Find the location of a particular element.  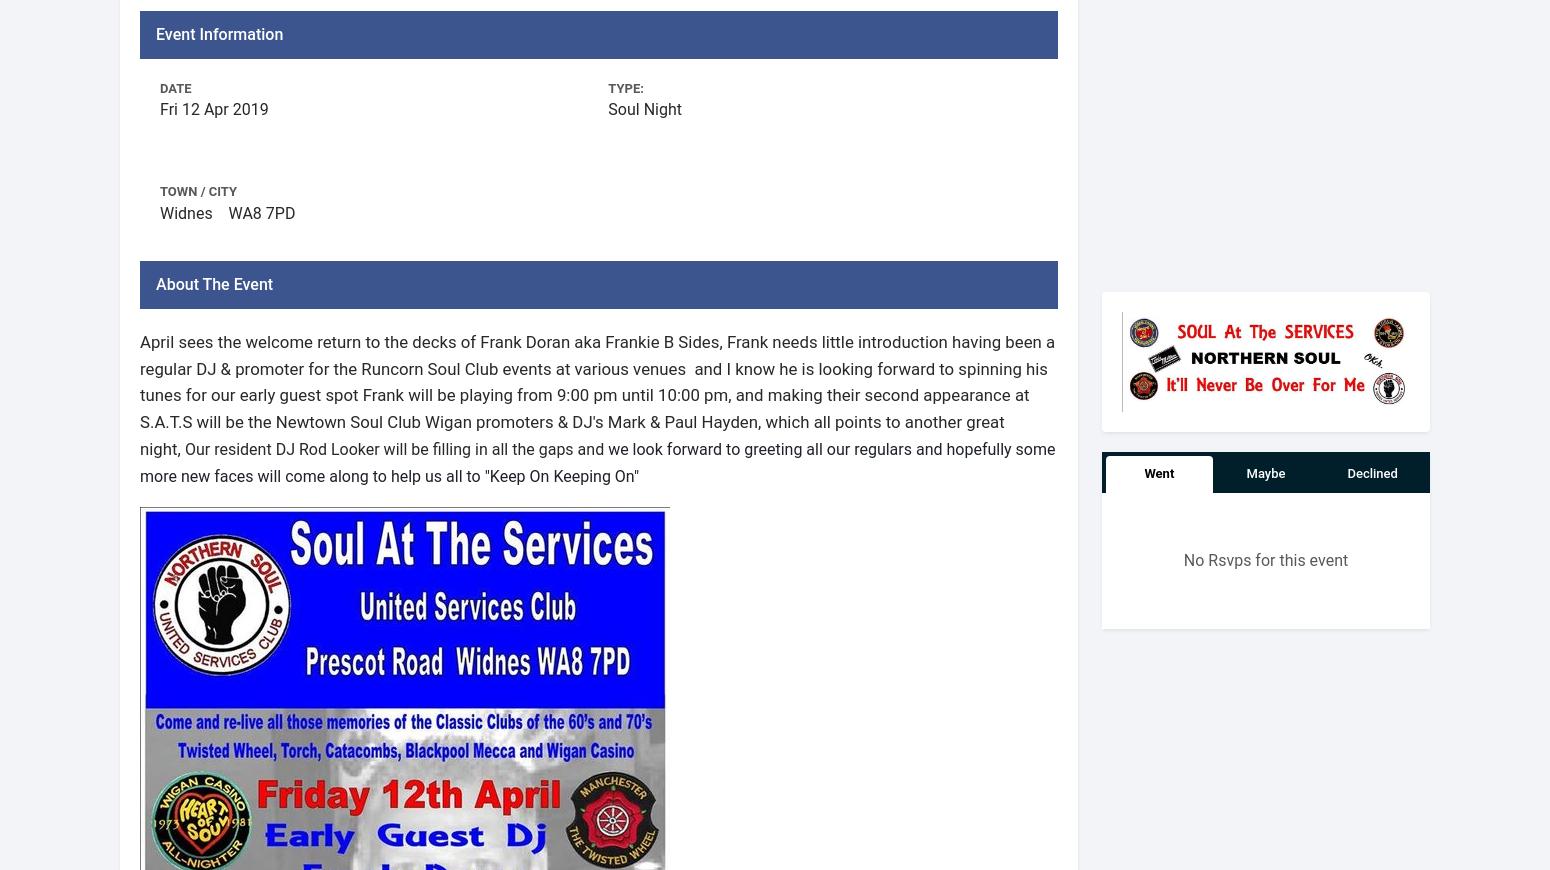

'Type:' is located at coordinates (624, 86).